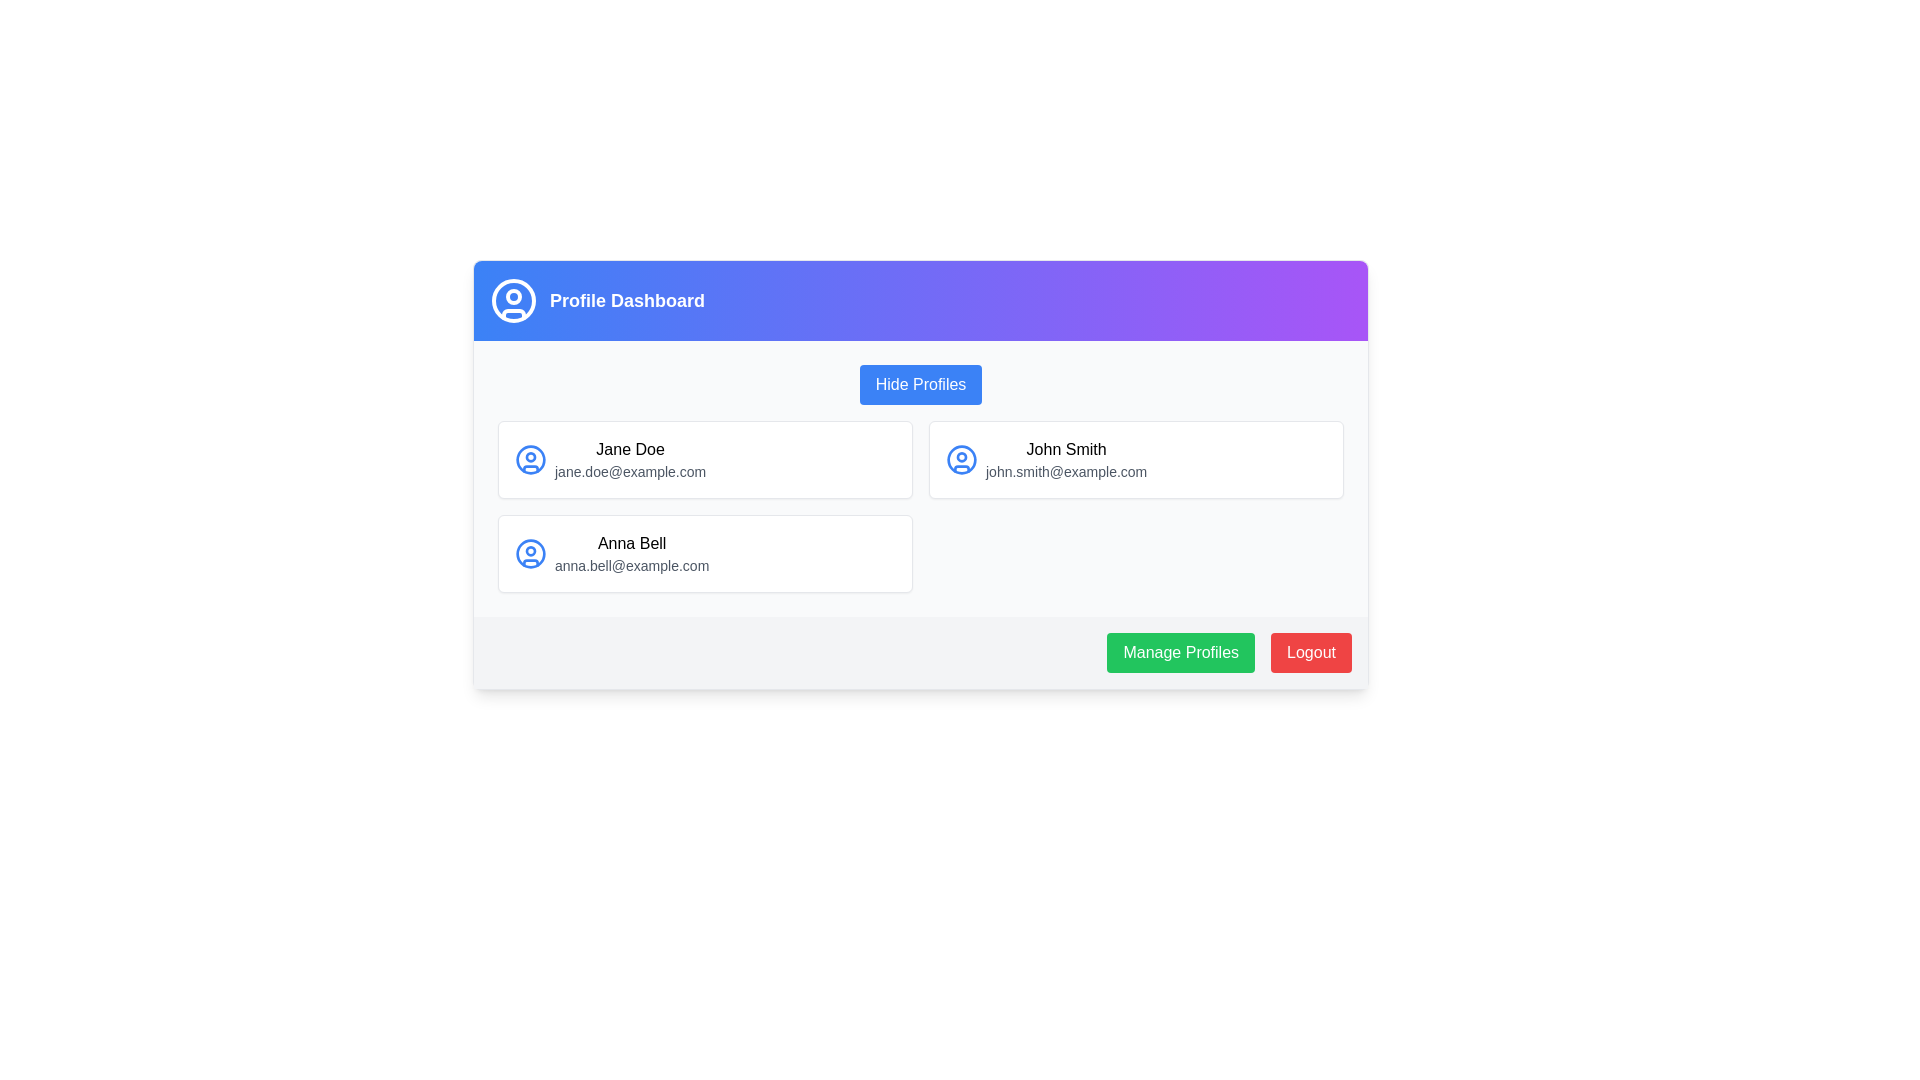 The width and height of the screenshot is (1920, 1080). Describe the element at coordinates (626, 300) in the screenshot. I see `the Text Label that serves as the title or heading, positioned in the header banner to the right of the circular user icon` at that location.